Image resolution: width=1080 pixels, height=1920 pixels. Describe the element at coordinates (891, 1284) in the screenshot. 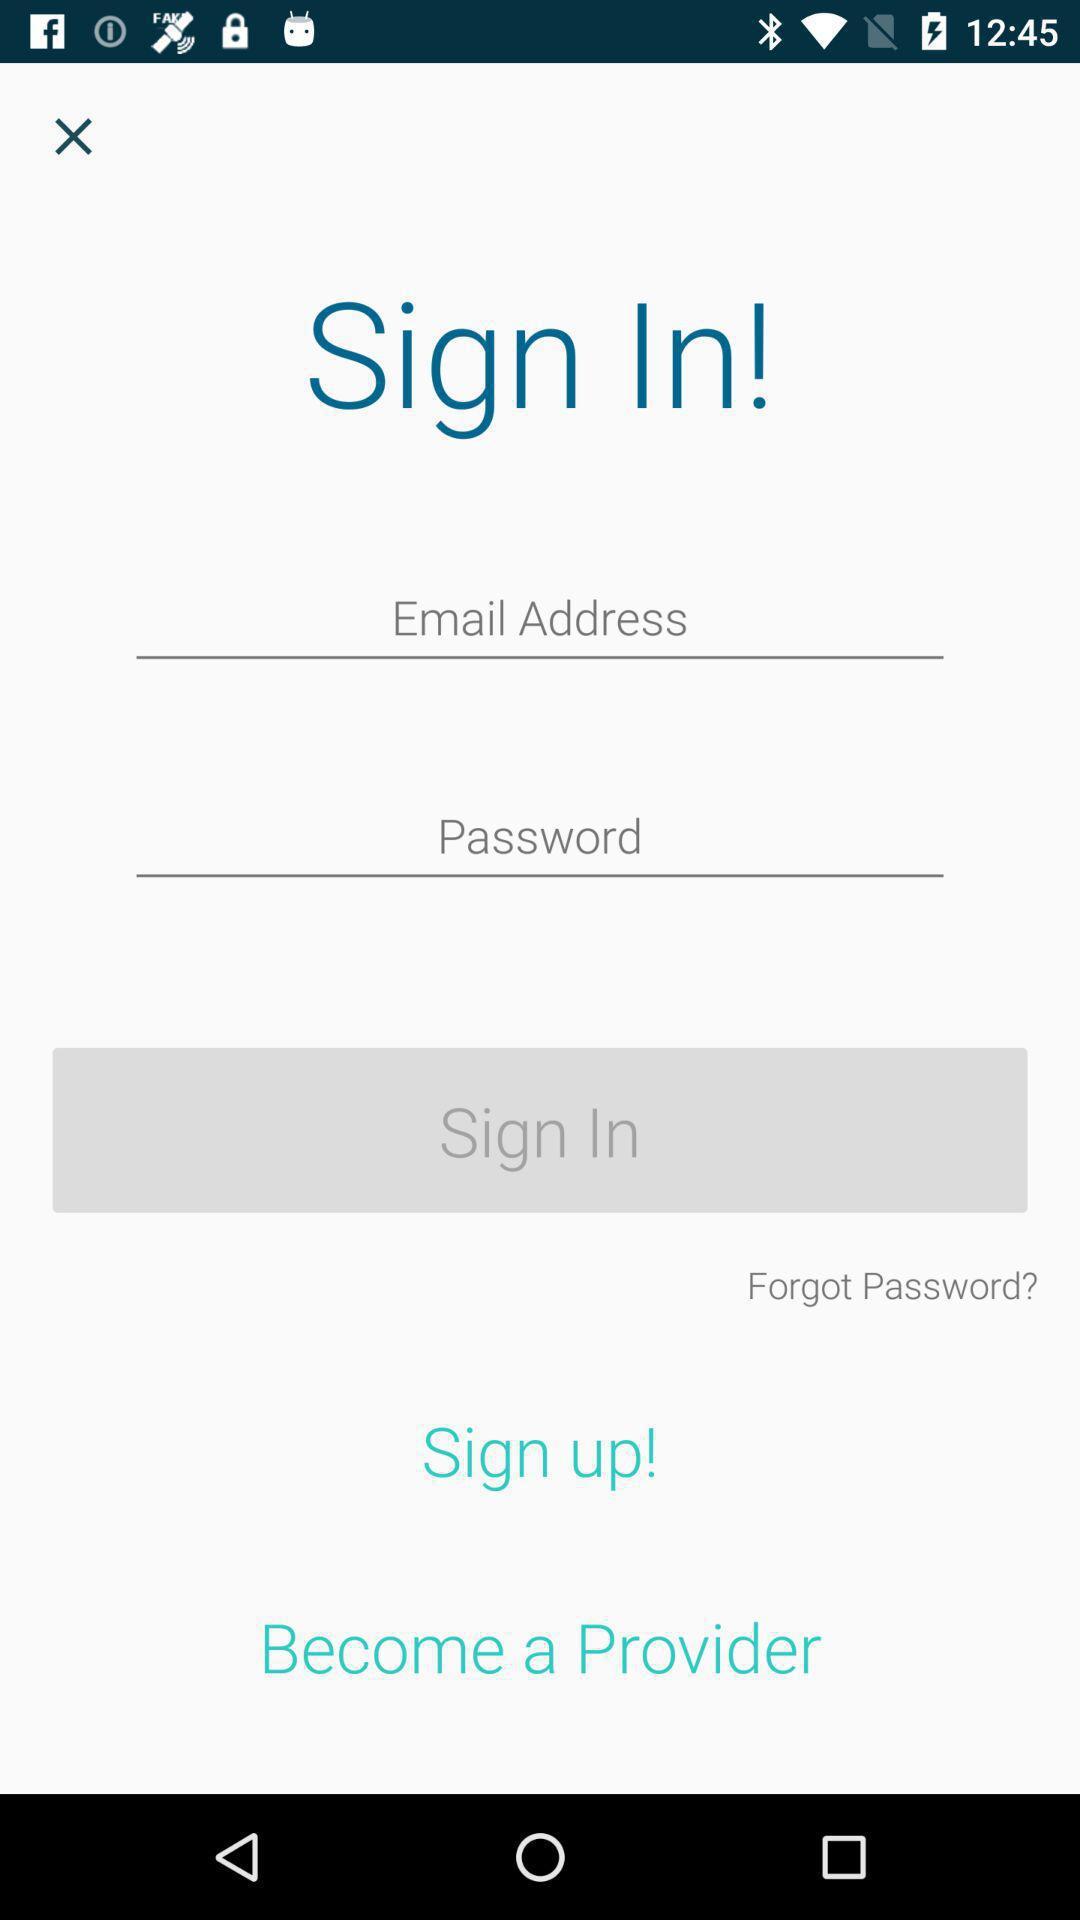

I see `the forgot password?` at that location.